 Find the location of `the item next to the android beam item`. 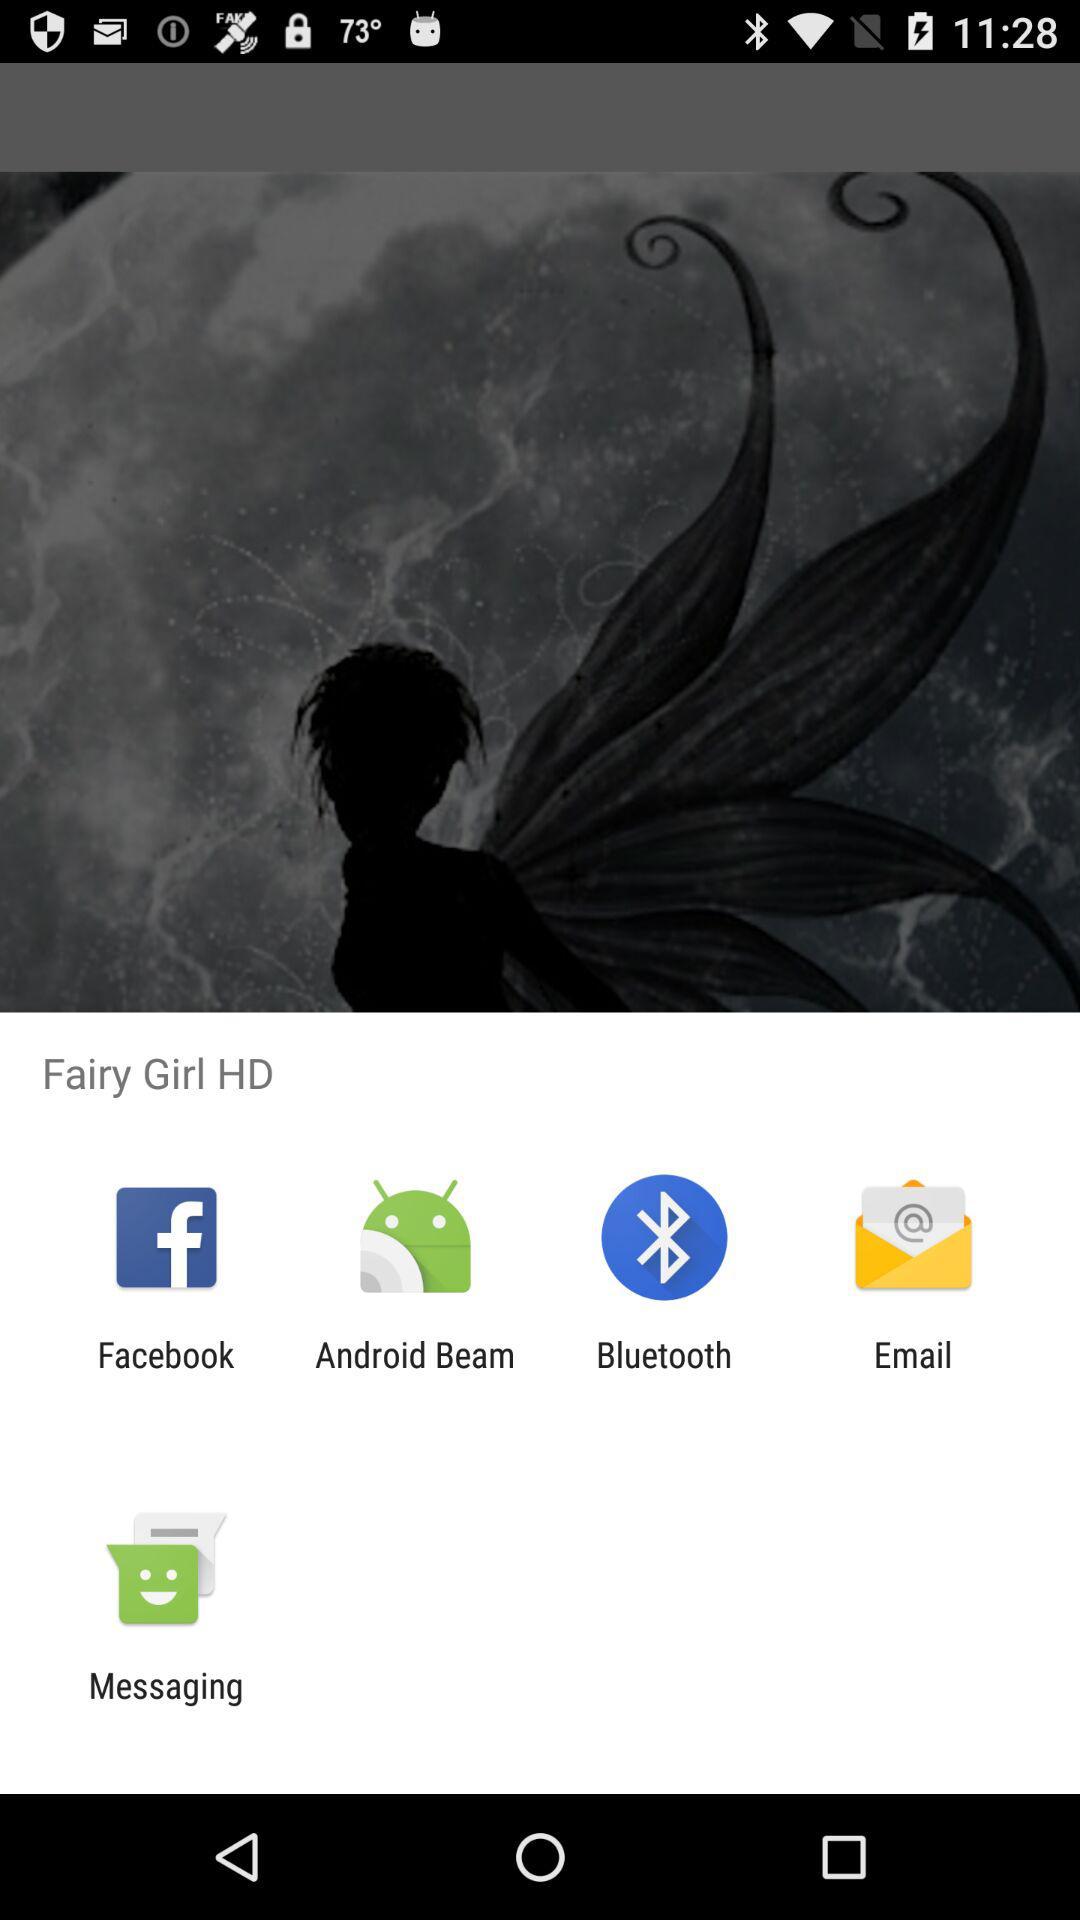

the item next to the android beam item is located at coordinates (165, 1374).